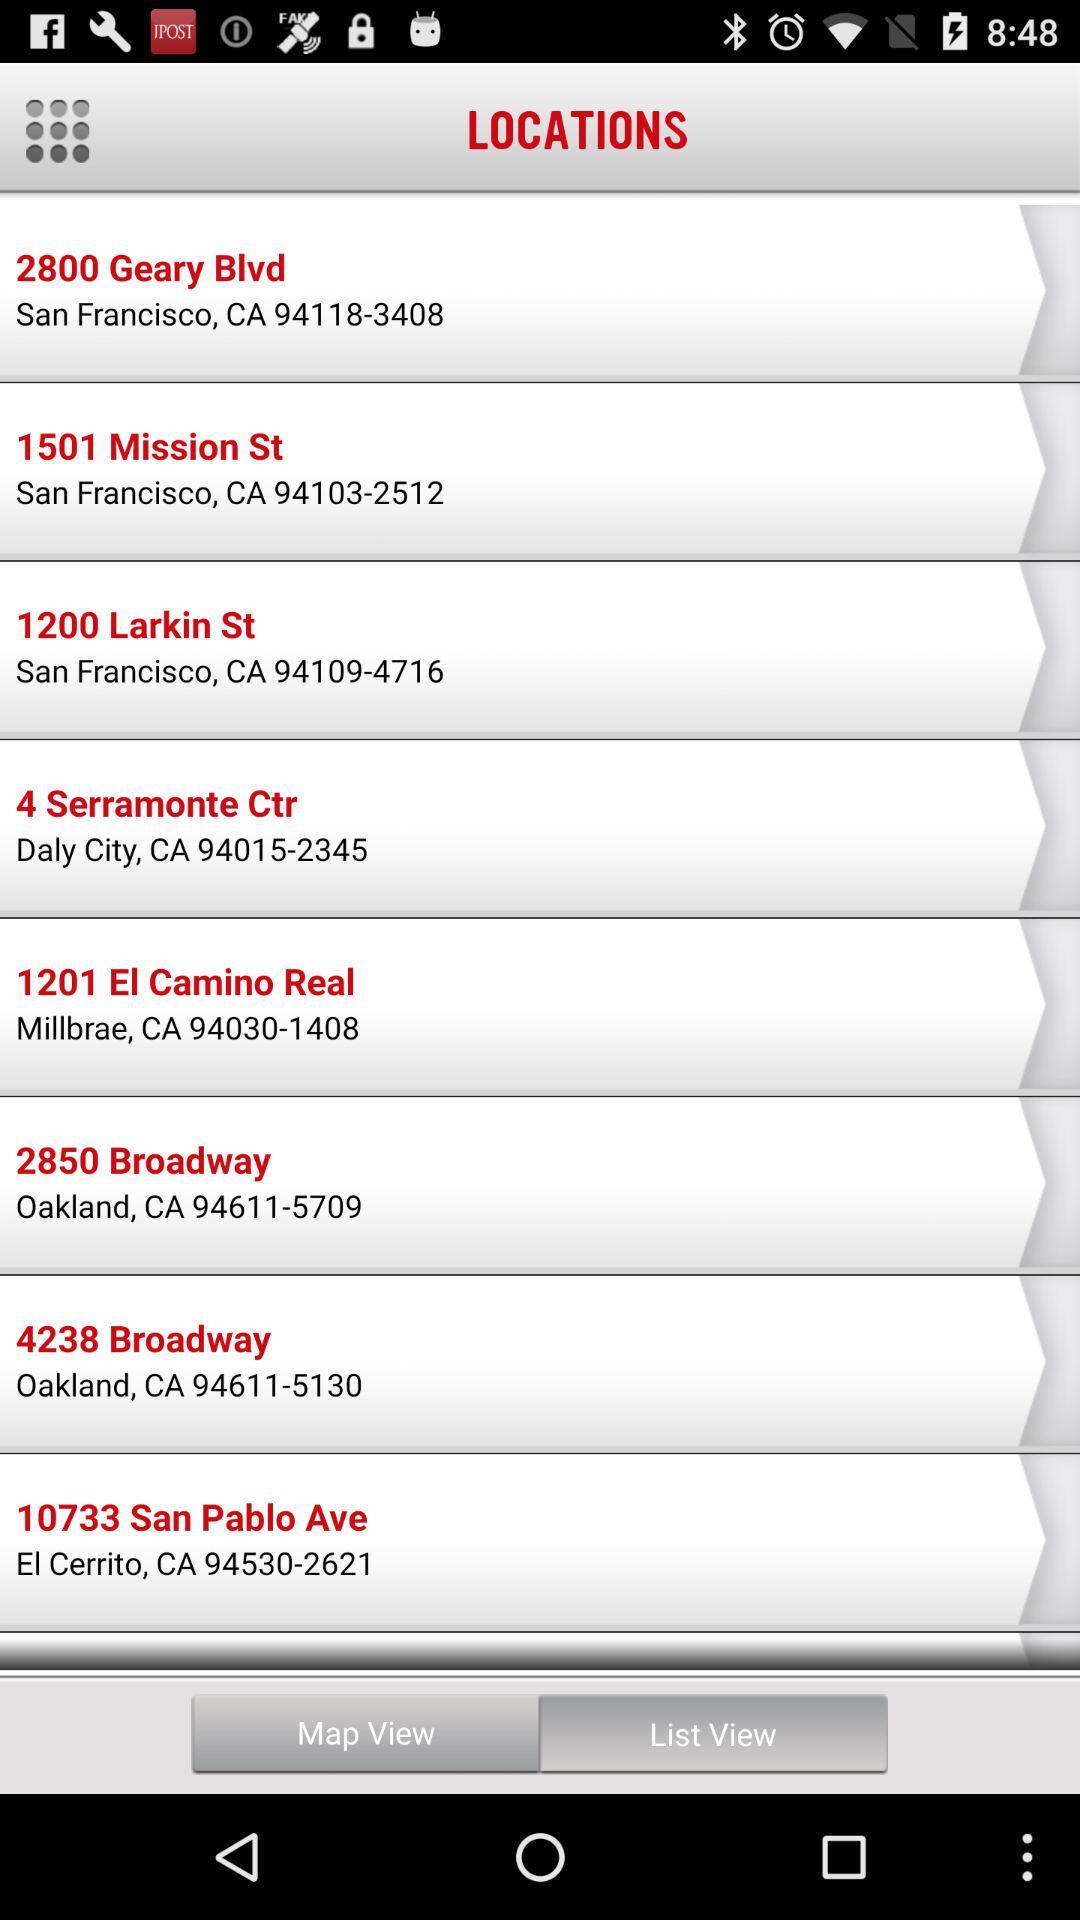  What do you see at coordinates (56, 130) in the screenshot?
I see `main menu` at bounding box center [56, 130].